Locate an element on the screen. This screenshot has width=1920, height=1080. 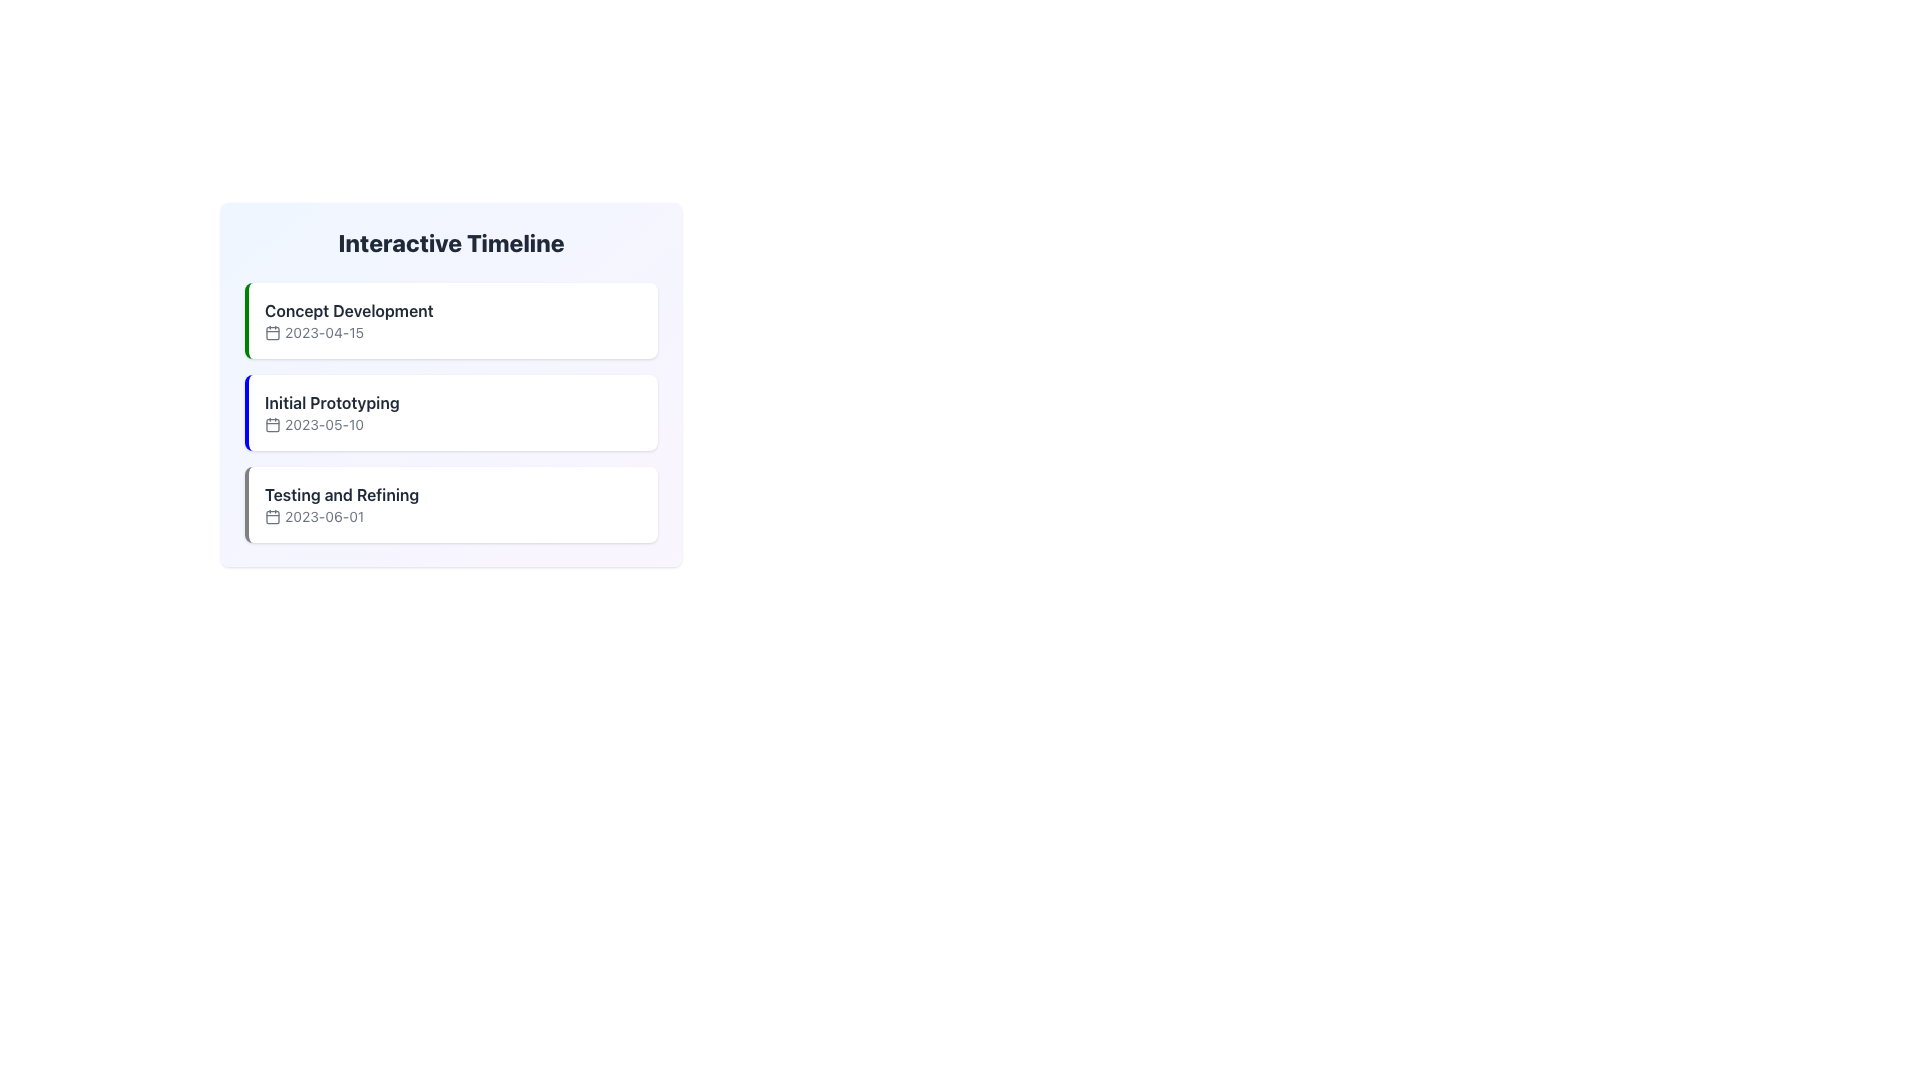
the text element displaying the date '2023-04-15' with a small calendar icon, located below the 'Concept Development' header is located at coordinates (349, 331).